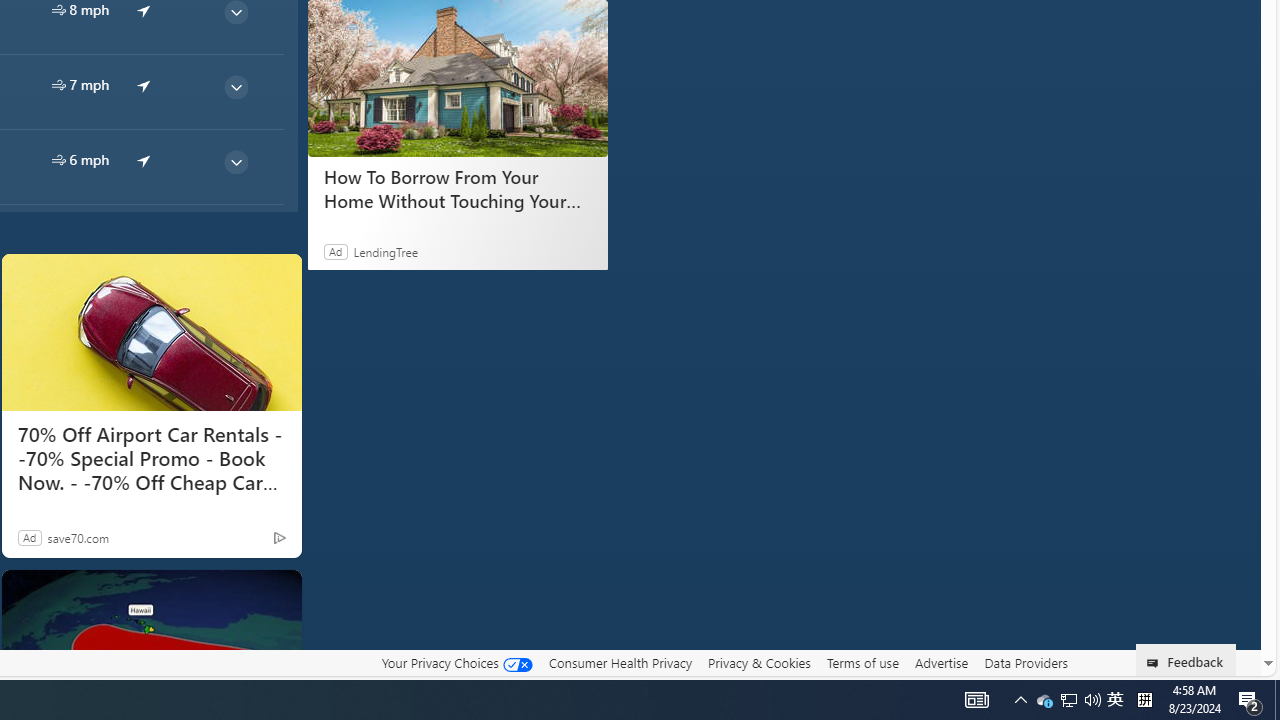 The image size is (1280, 720). What do you see at coordinates (1025, 662) in the screenshot?
I see `'Data Providers'` at bounding box center [1025, 662].